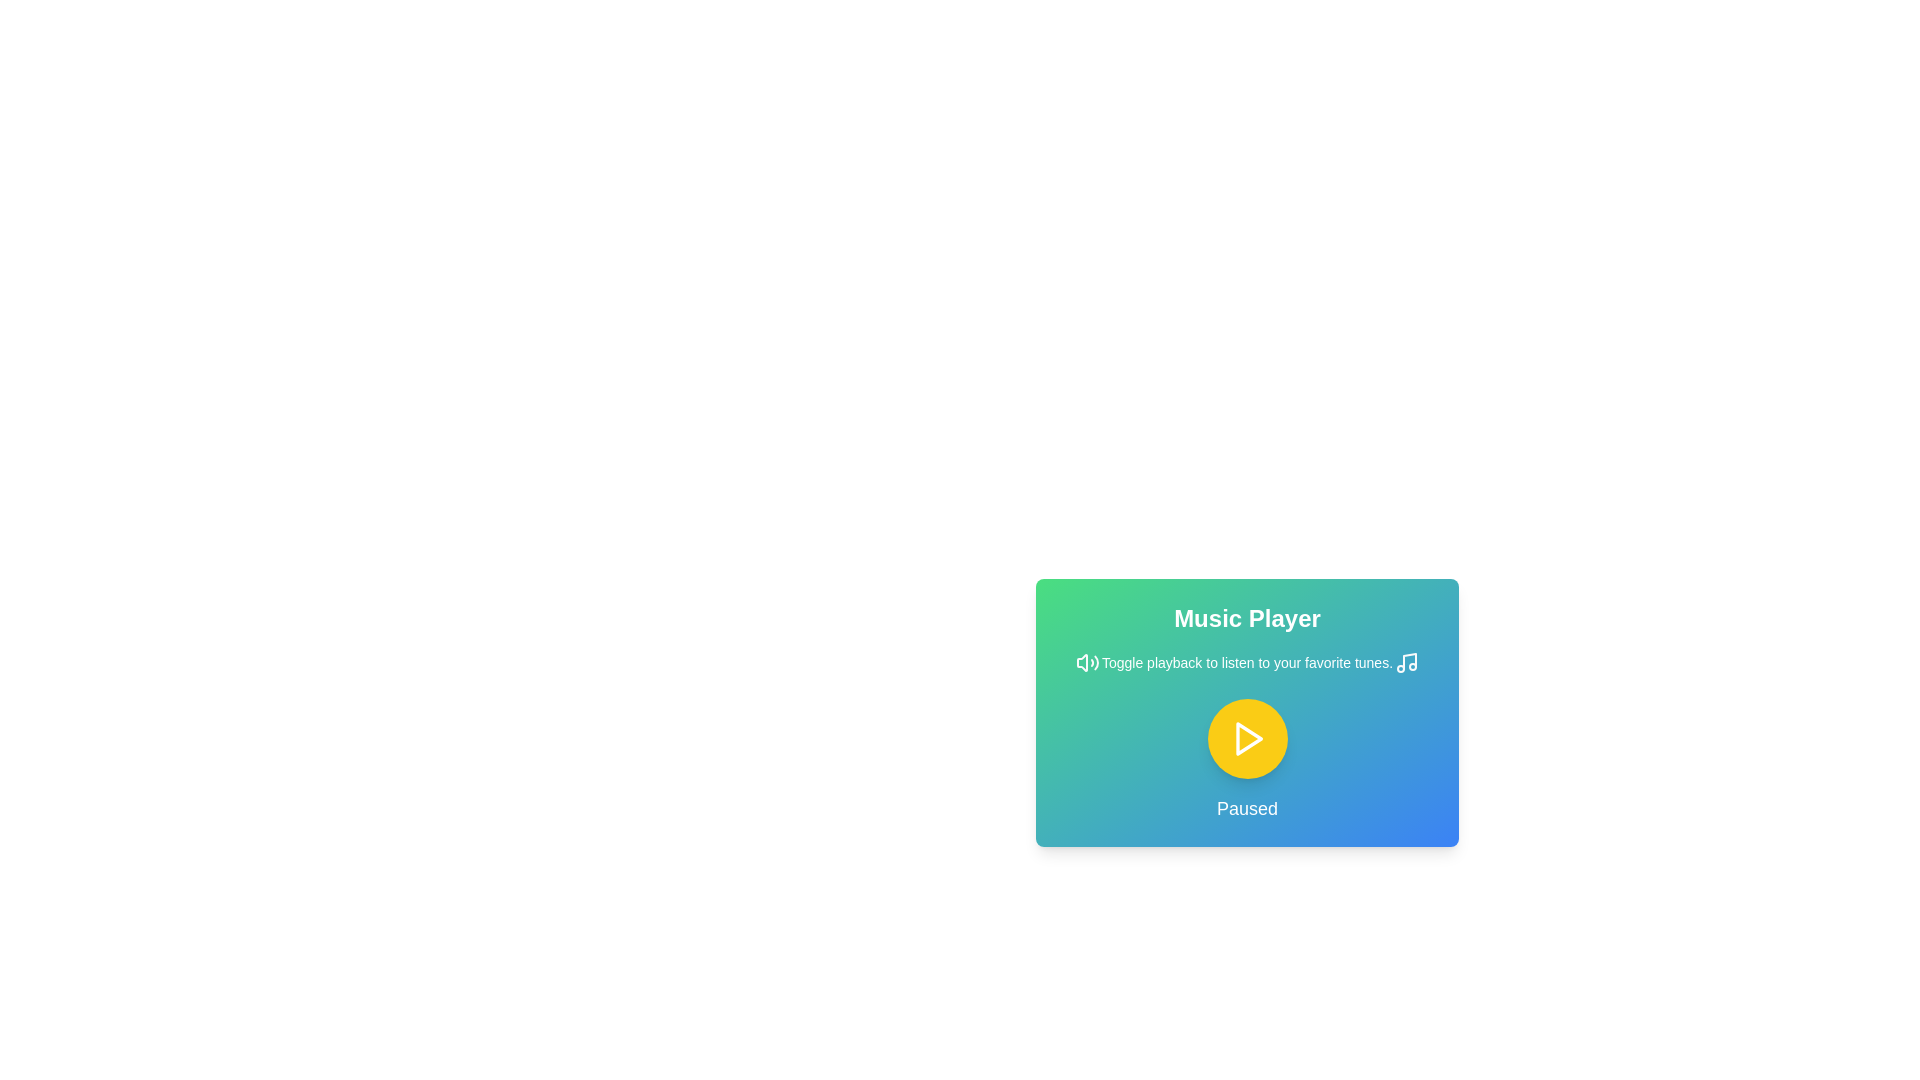 The width and height of the screenshot is (1920, 1080). Describe the element at coordinates (1246, 663) in the screenshot. I see `the text label displaying 'Toggle playback to listen to your favorite tunes.' located under the title 'Music Player'` at that location.